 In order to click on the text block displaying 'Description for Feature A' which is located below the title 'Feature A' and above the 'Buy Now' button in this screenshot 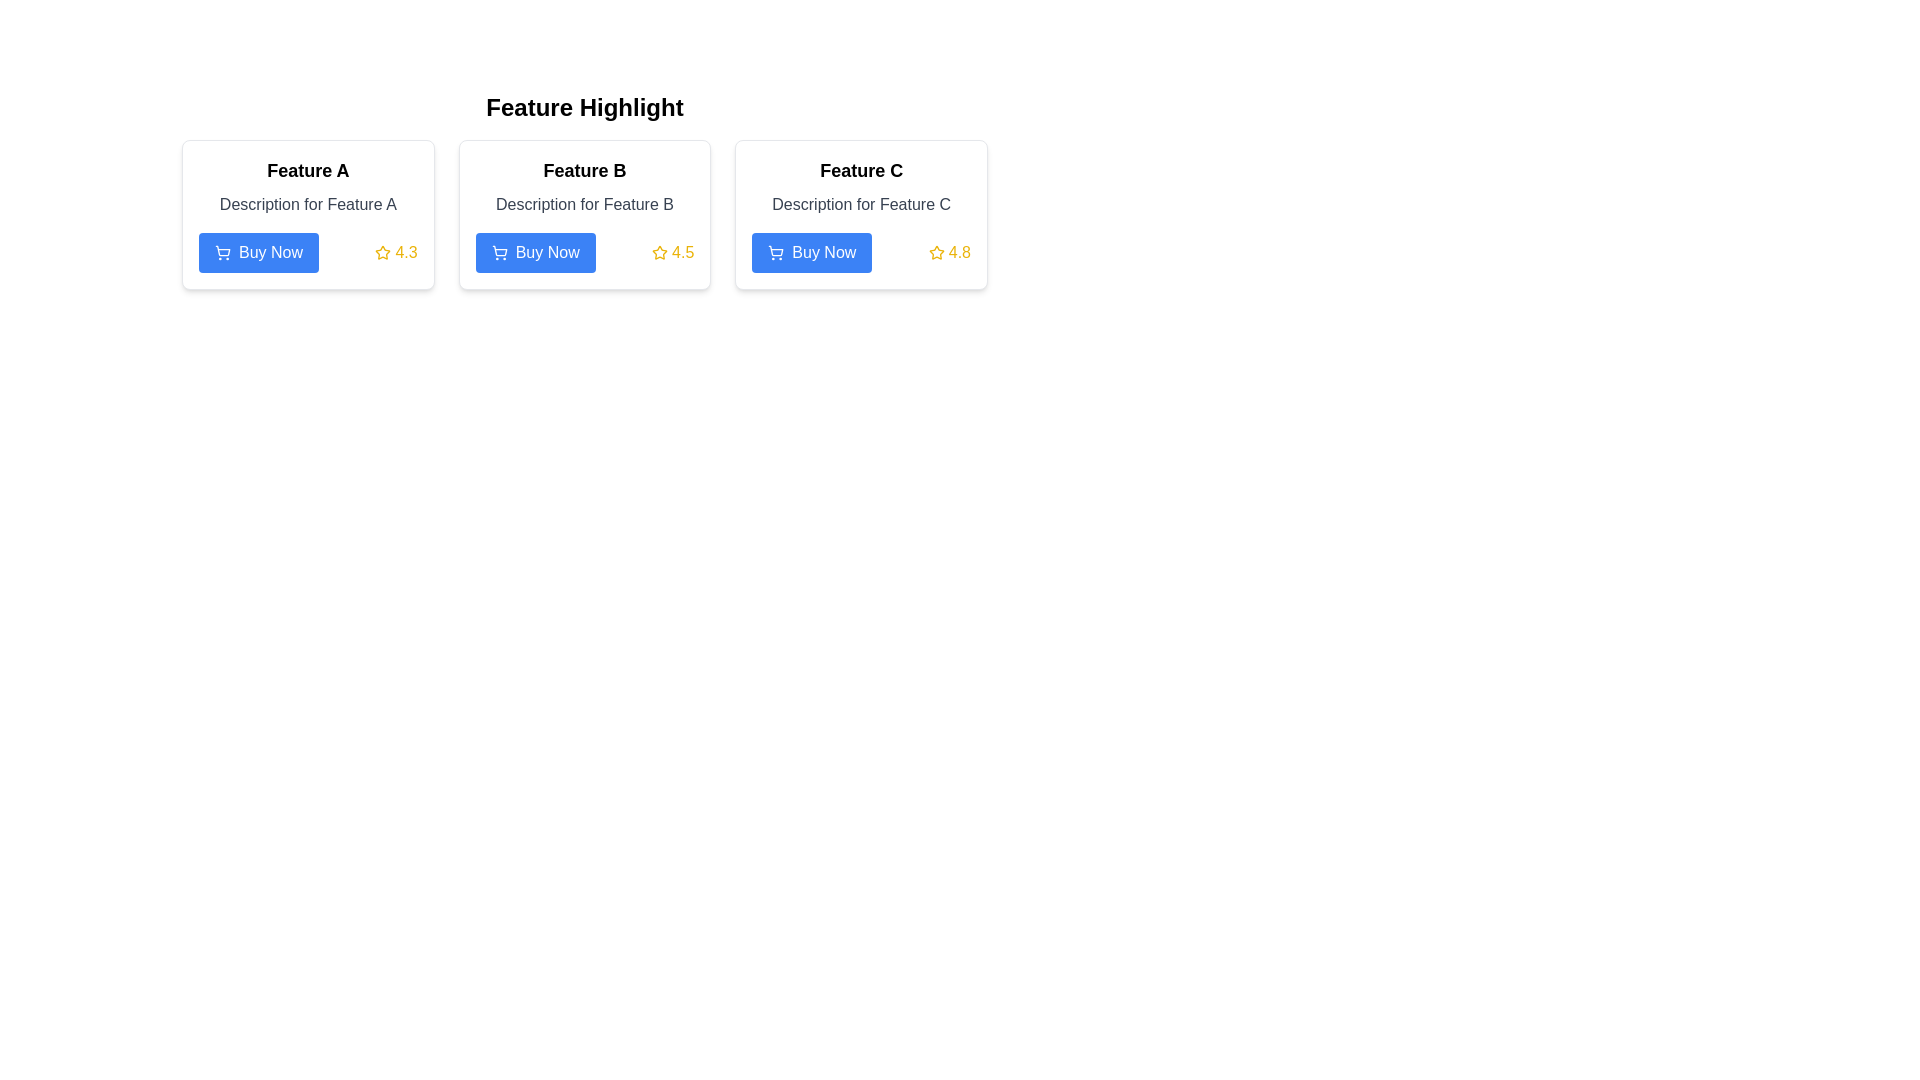, I will do `click(307, 204)`.